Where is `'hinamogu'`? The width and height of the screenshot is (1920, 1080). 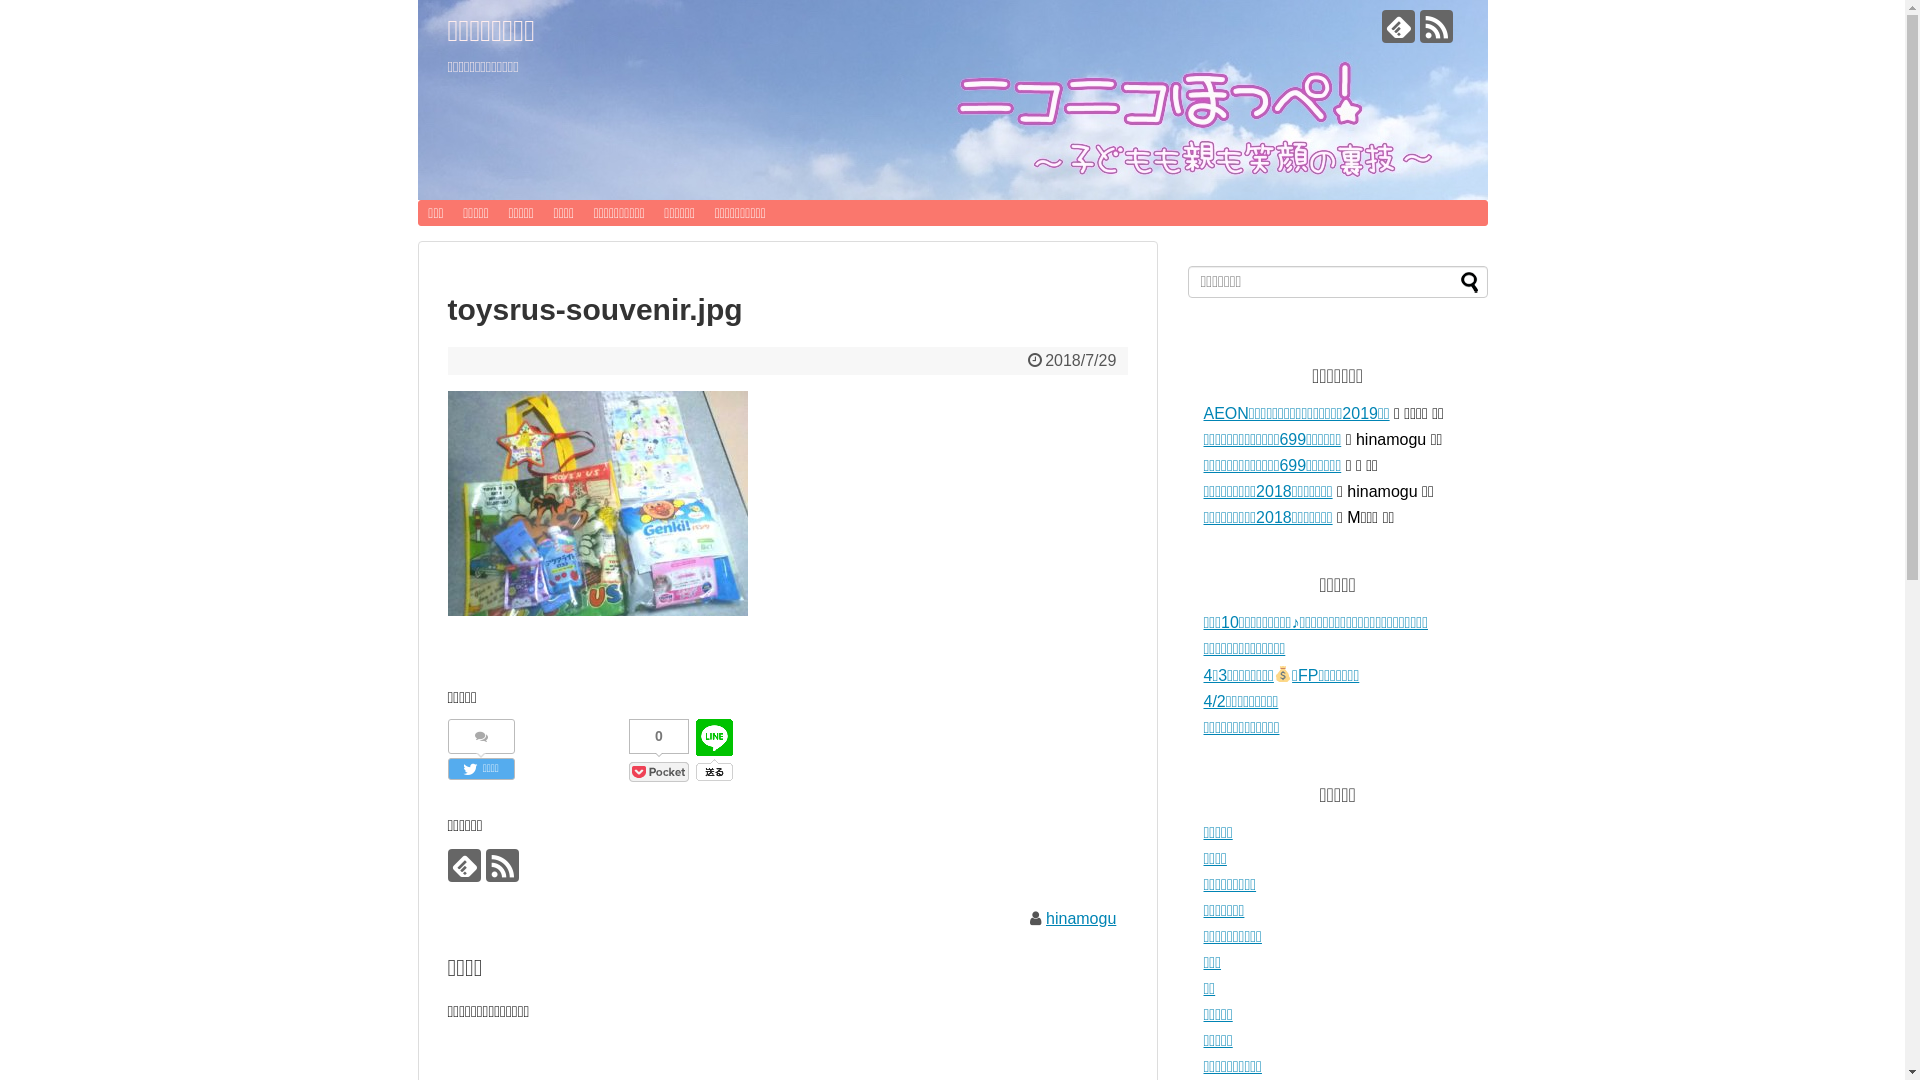
'hinamogu' is located at coordinates (1045, 918).